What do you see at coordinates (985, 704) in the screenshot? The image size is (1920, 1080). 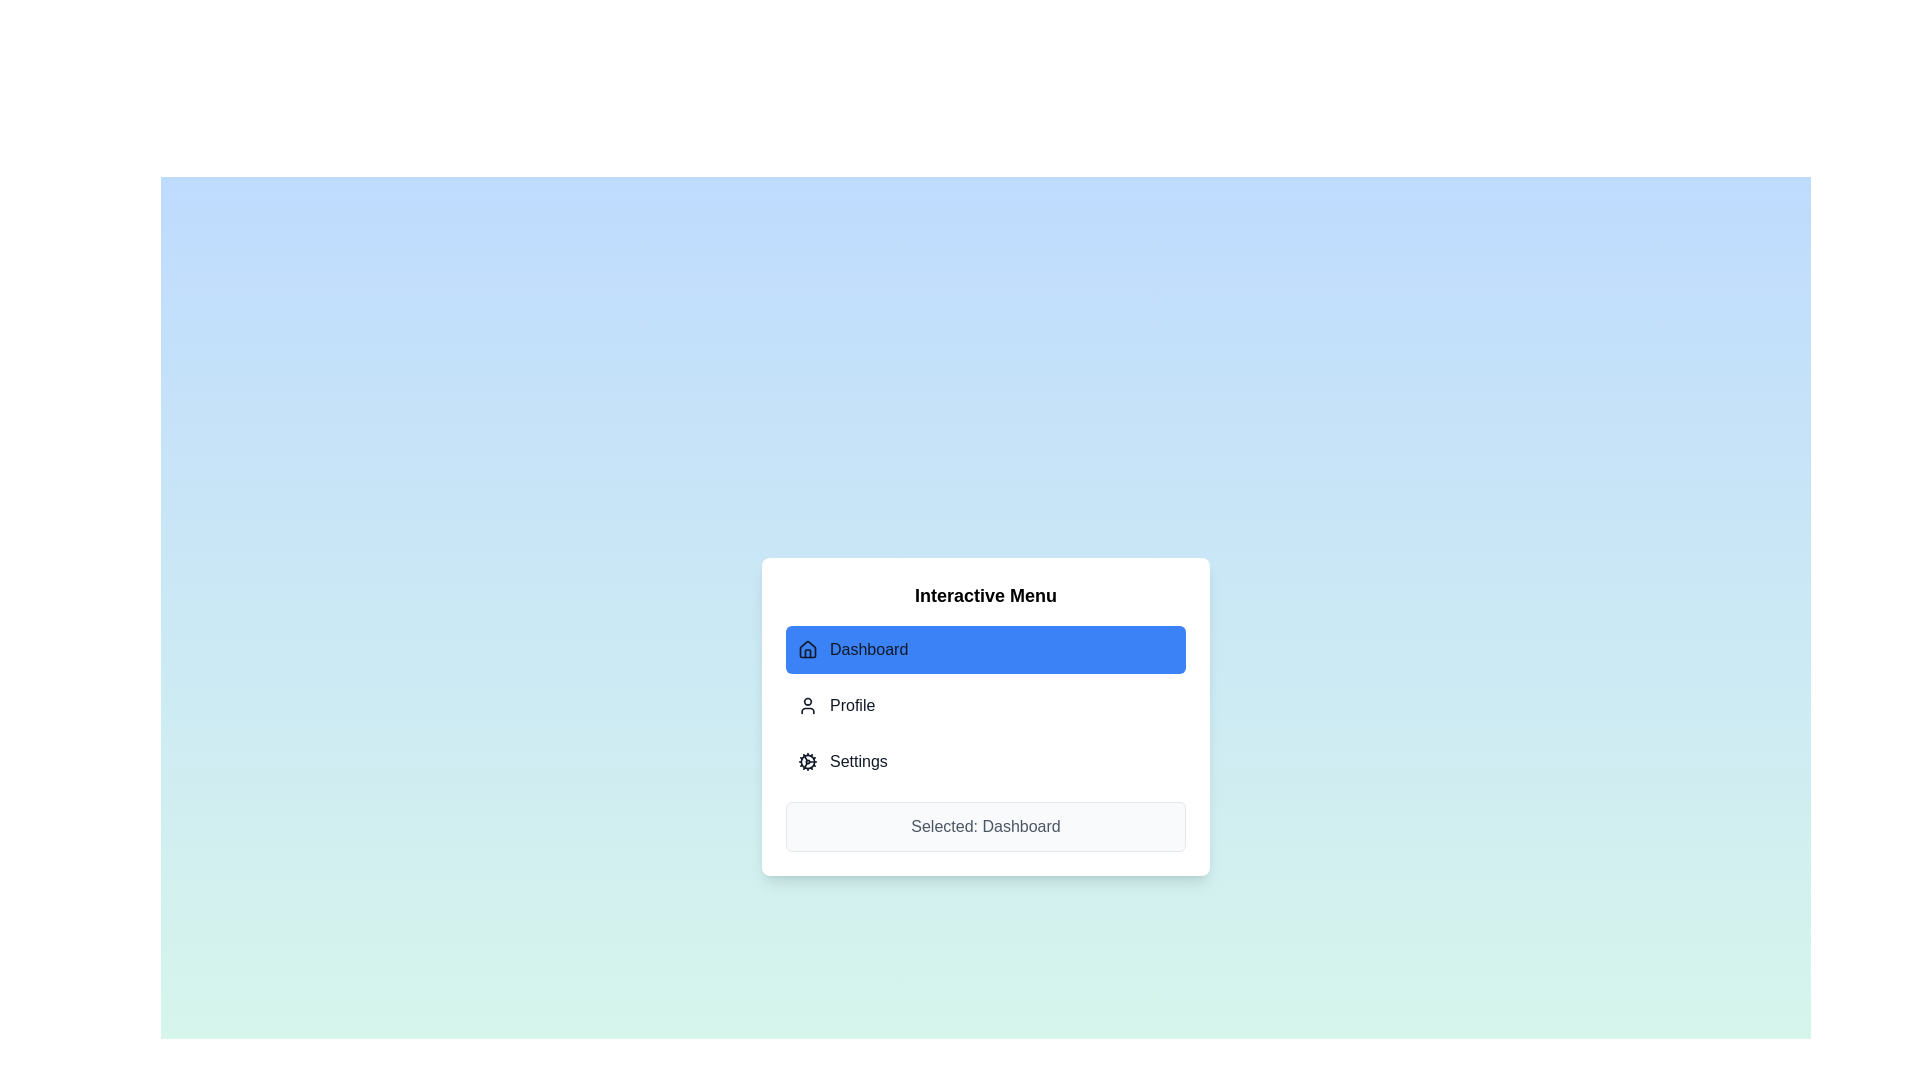 I see `the Profile tab in the menu` at bounding box center [985, 704].